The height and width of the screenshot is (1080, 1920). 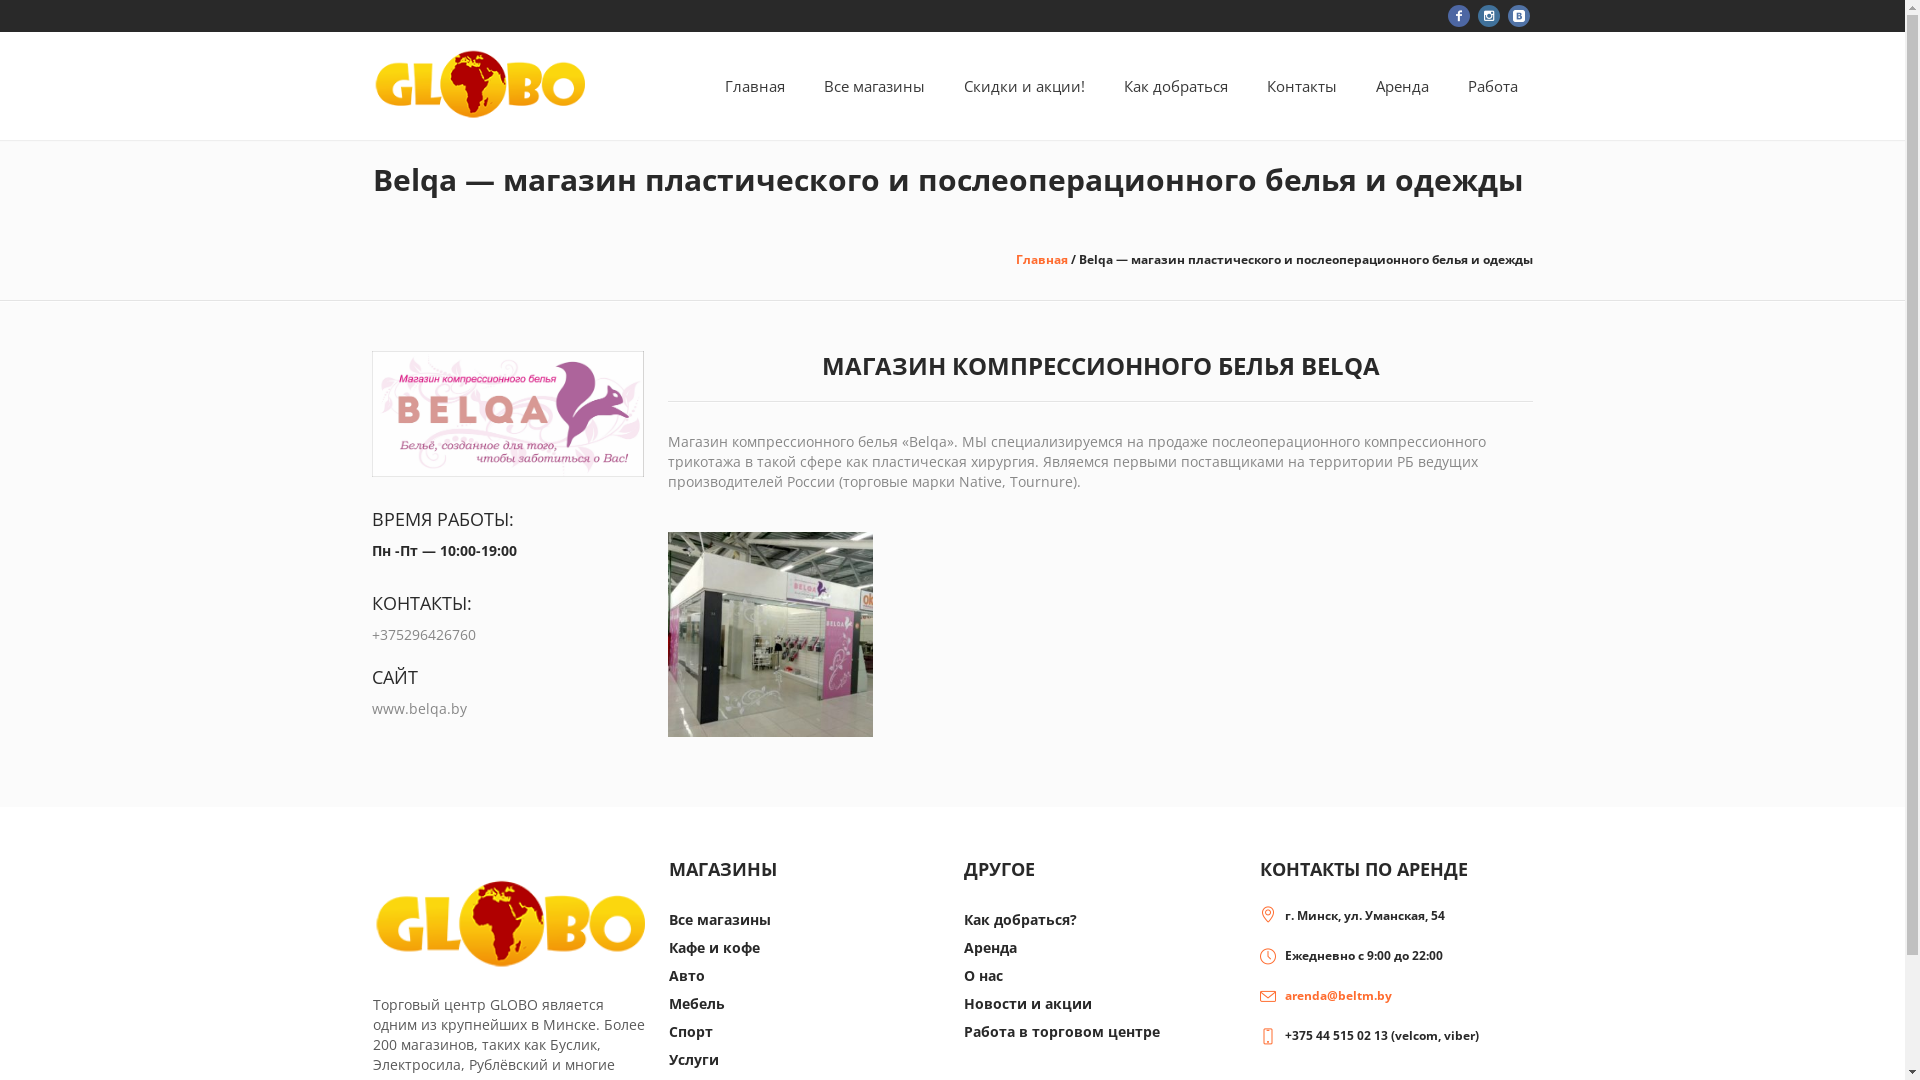 I want to click on 'Facebook', so click(x=1448, y=15).